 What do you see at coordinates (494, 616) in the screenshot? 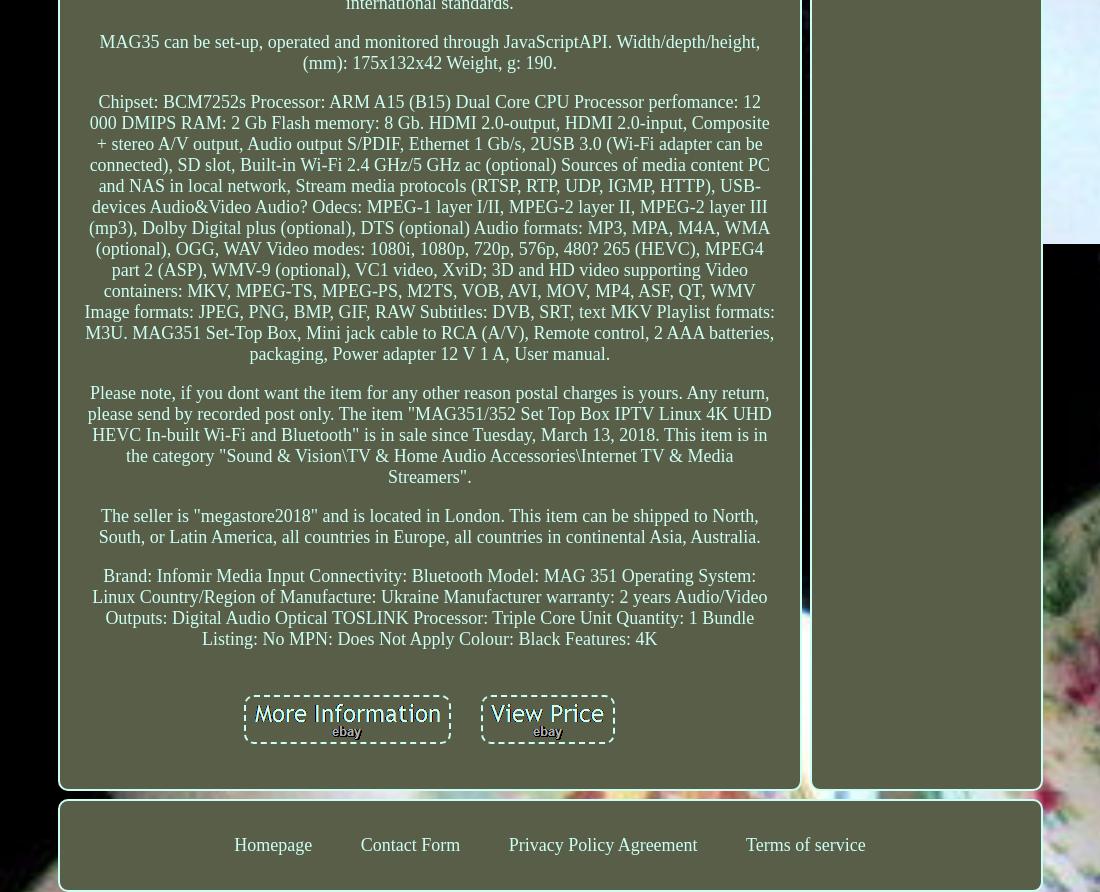
I see `'Processor: Triple Core'` at bounding box center [494, 616].